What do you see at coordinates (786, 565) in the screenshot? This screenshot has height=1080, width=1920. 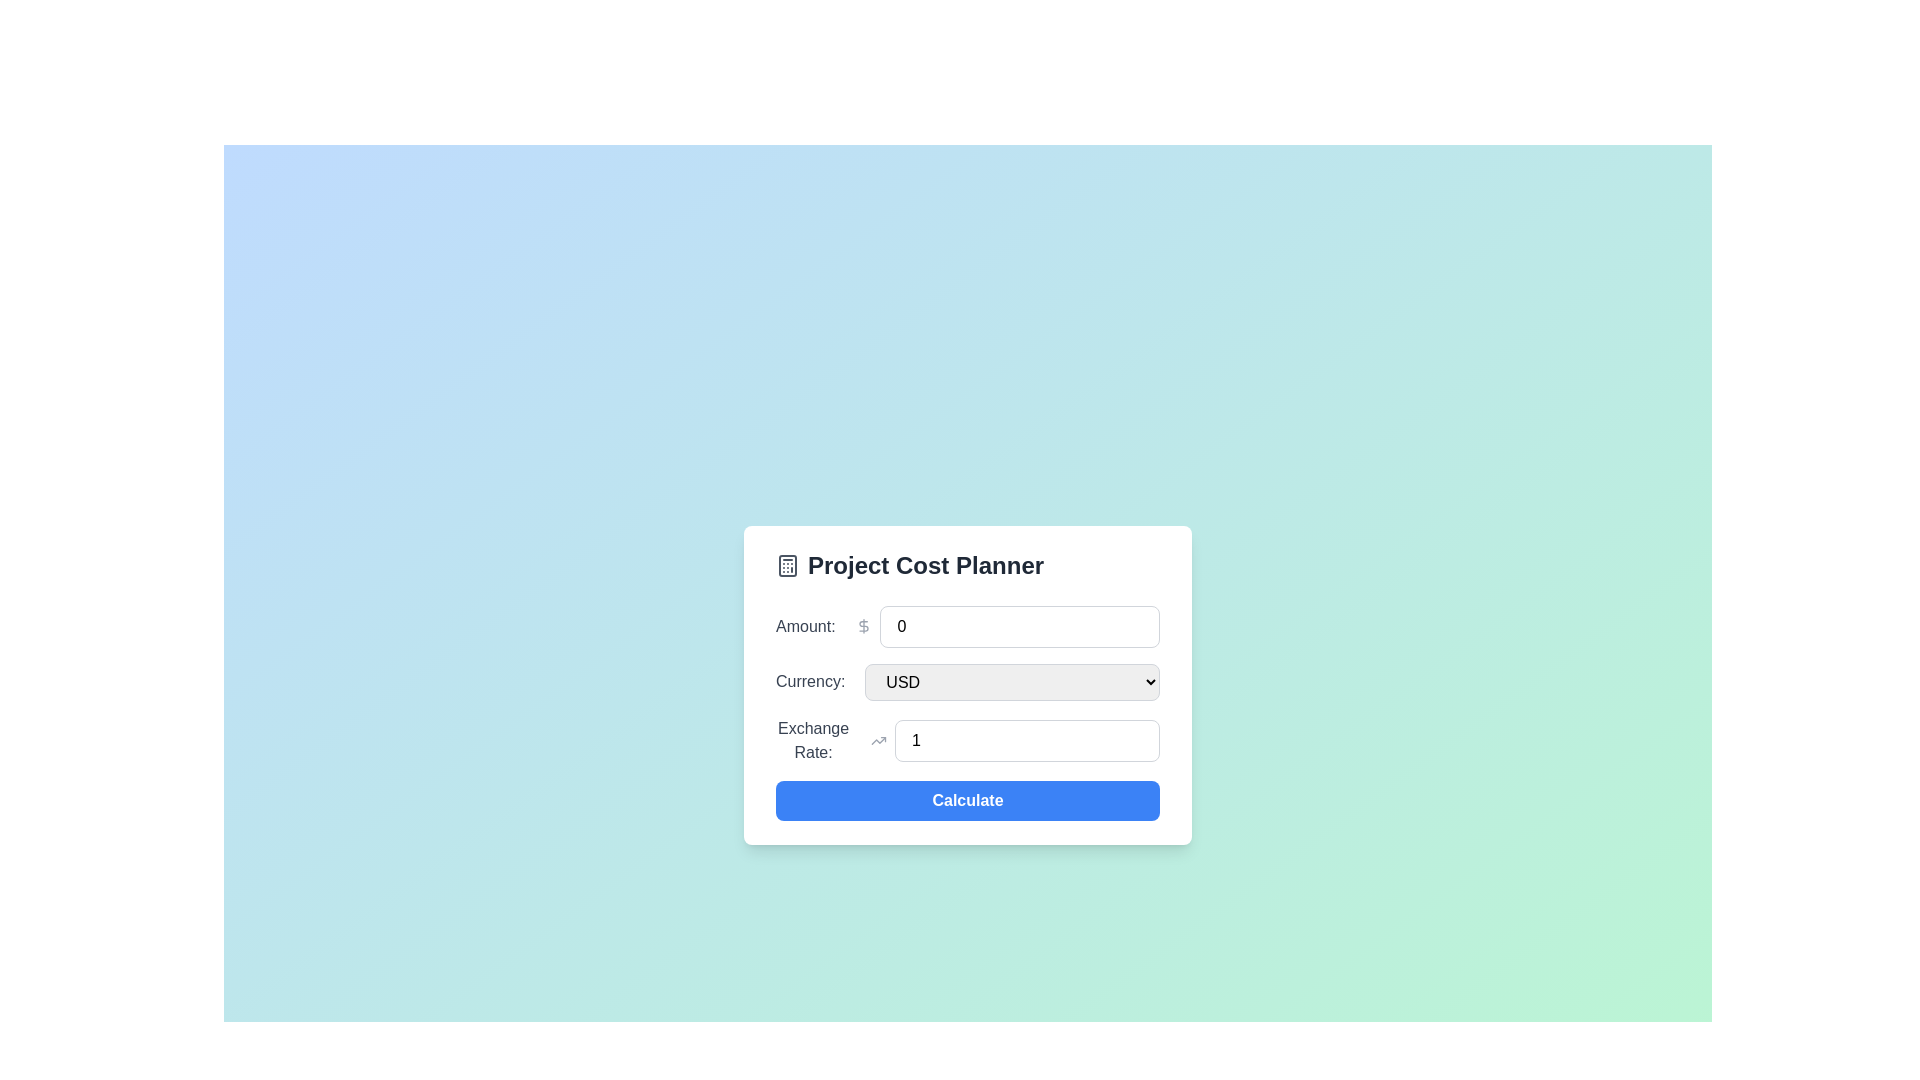 I see `the calculator icon with a rectangular border that represents the 'Project Cost Planner' function, located in the header section of the financial application` at bounding box center [786, 565].